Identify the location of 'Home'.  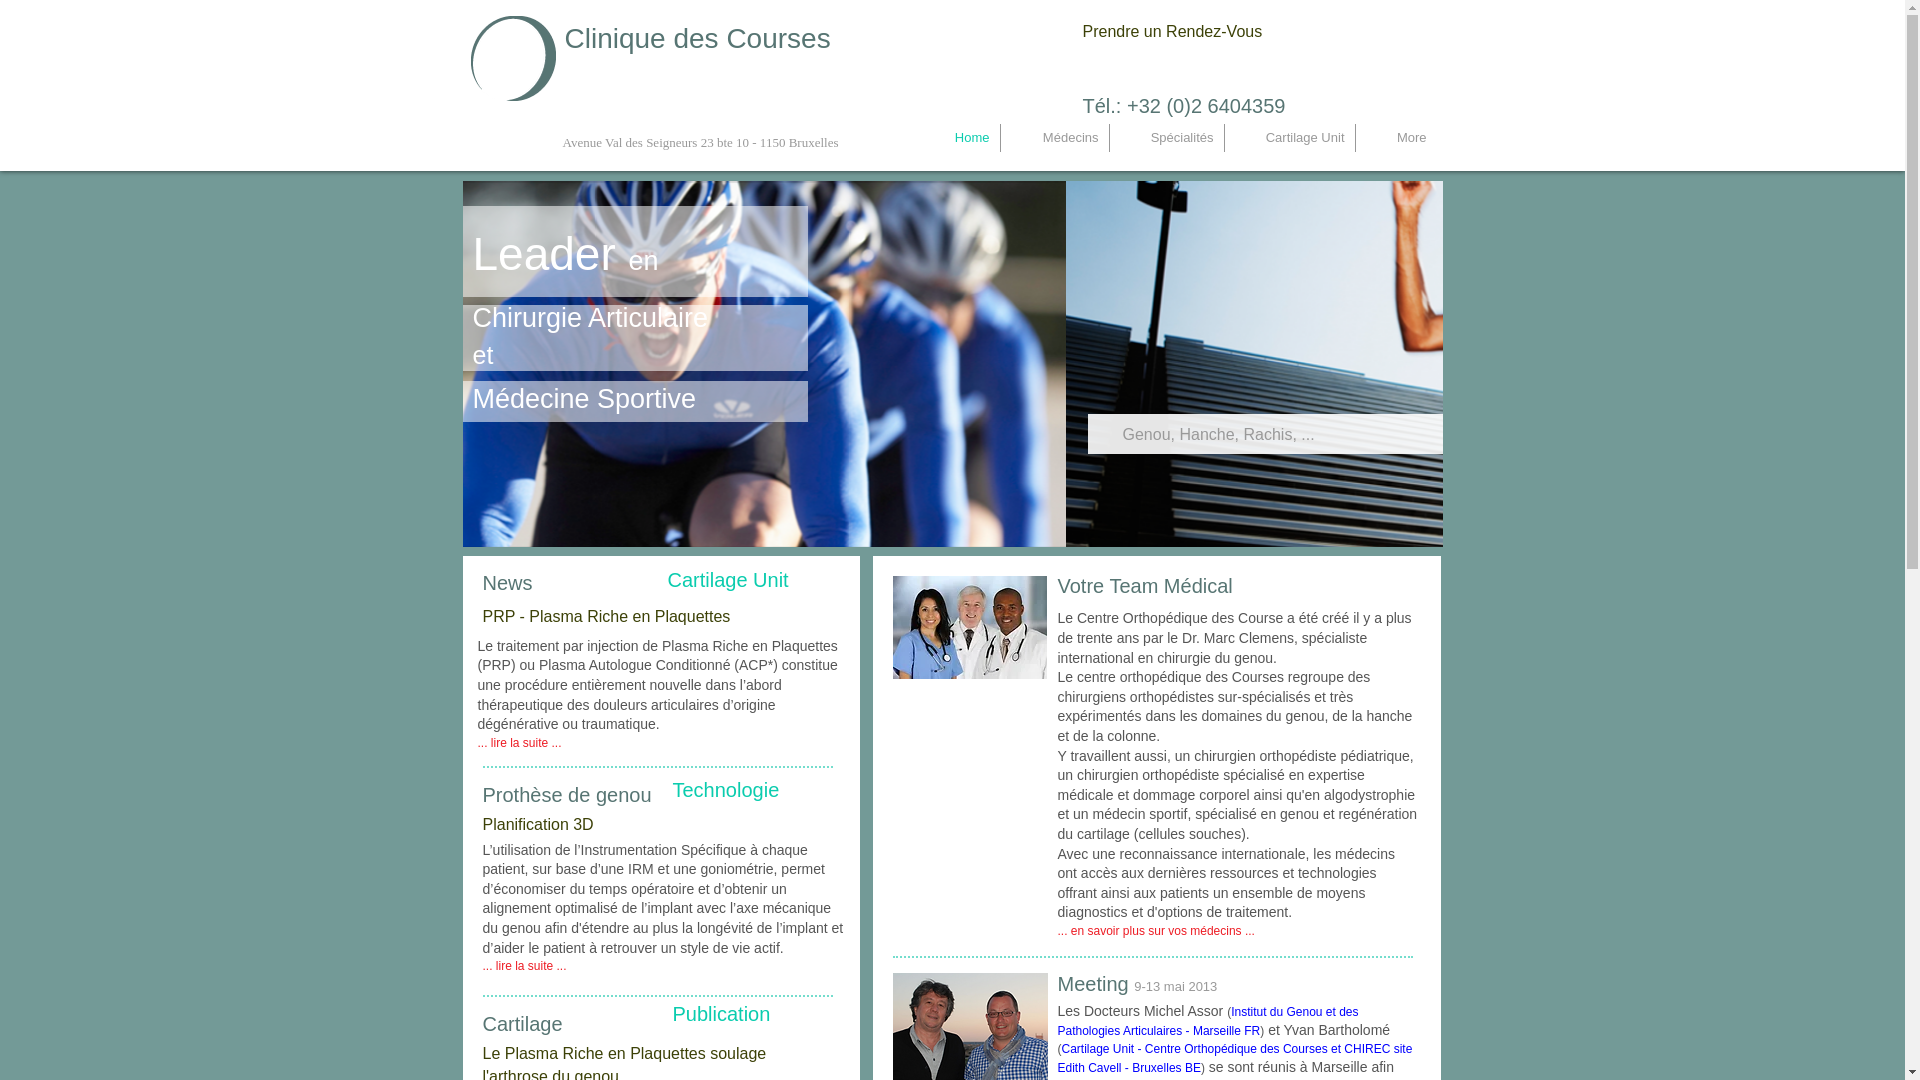
(954, 137).